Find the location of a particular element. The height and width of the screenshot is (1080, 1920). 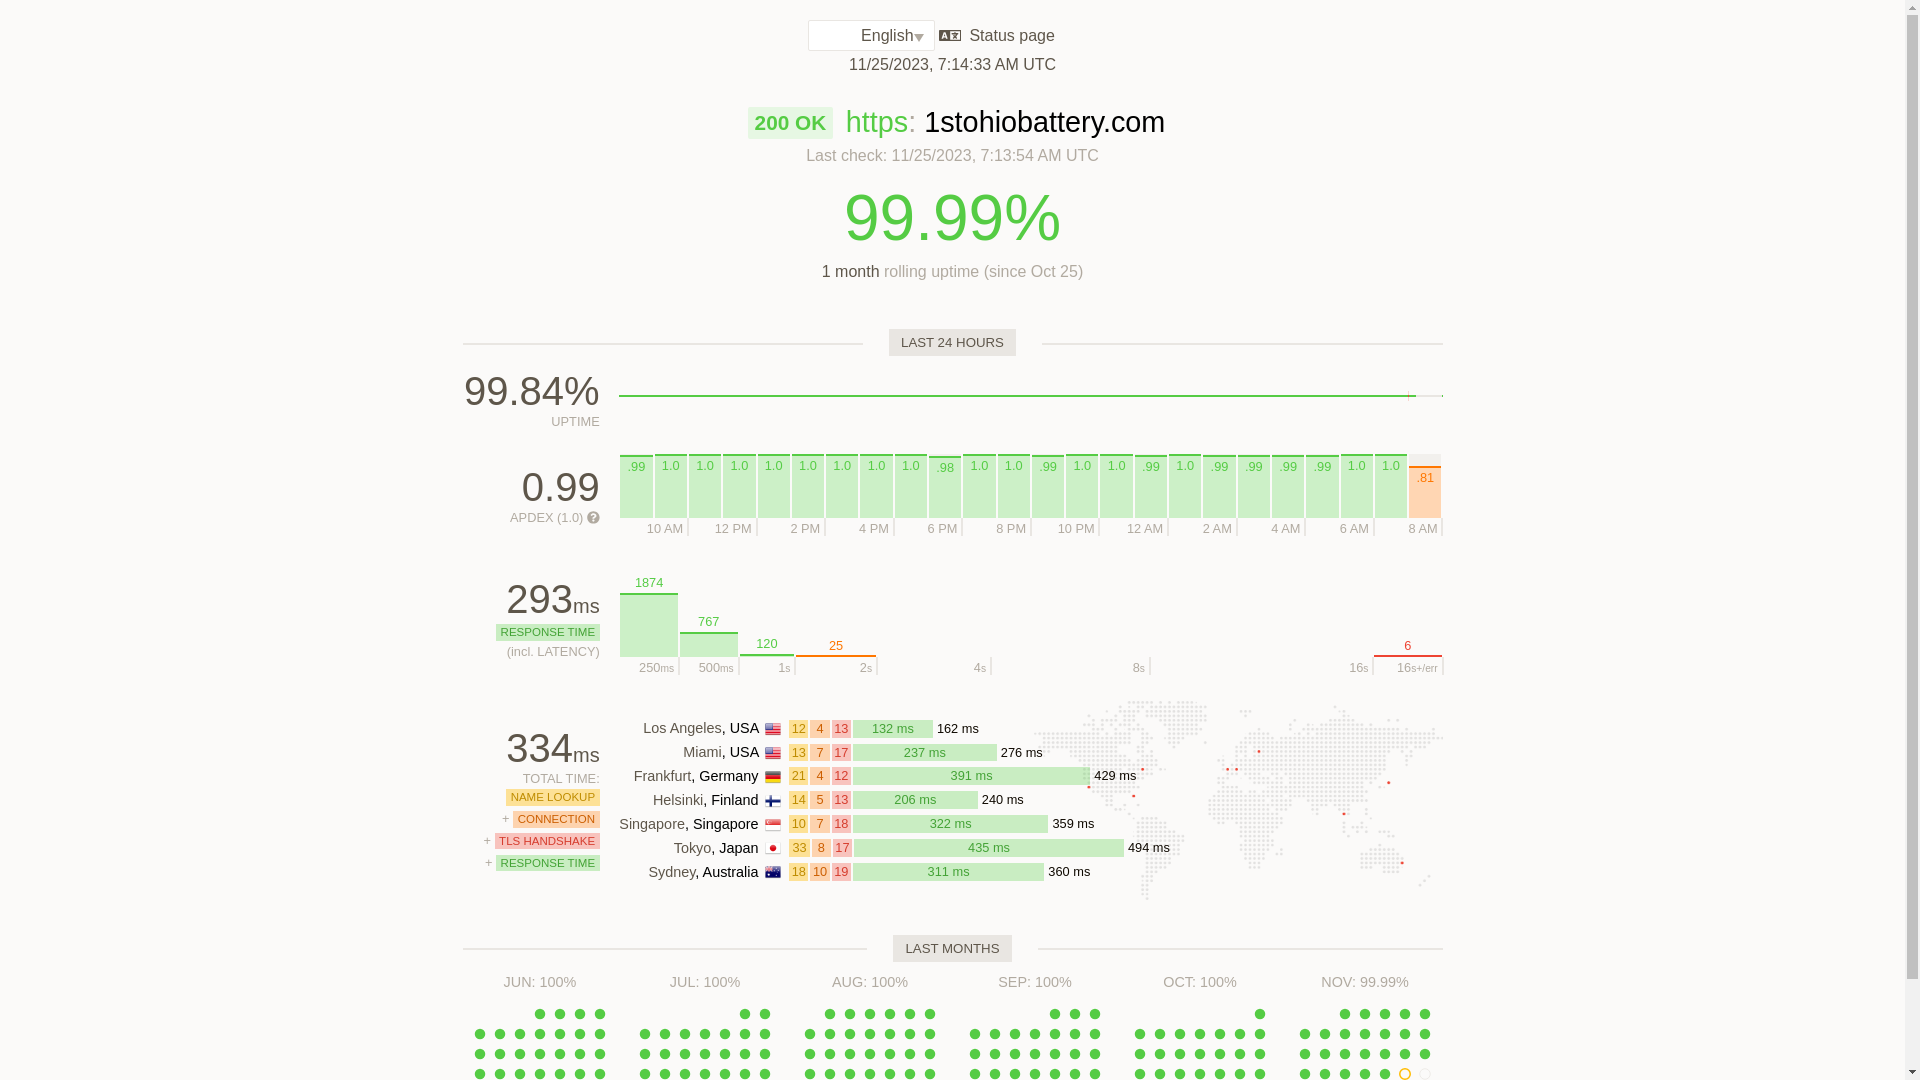

'<small>Sep 17:</small> No downtime' is located at coordinates (1093, 1052).